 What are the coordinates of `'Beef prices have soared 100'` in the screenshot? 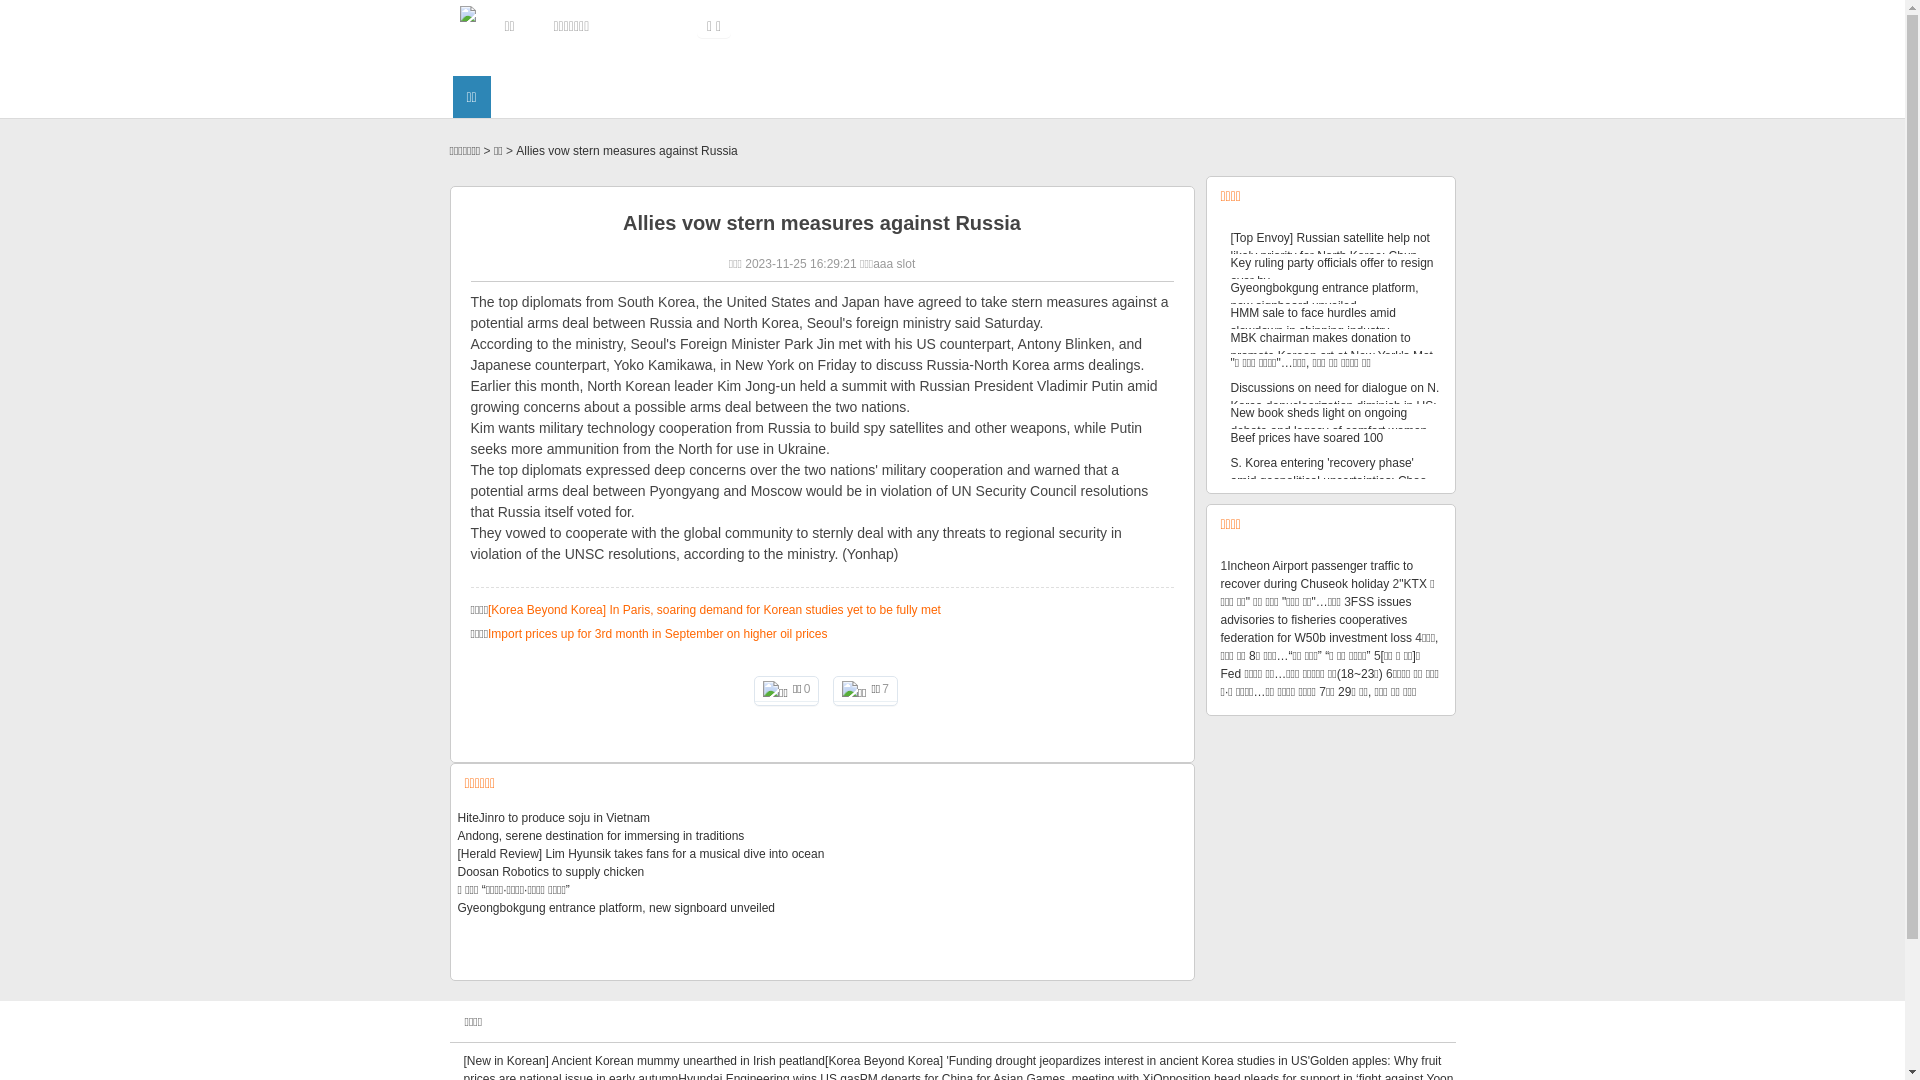 It's located at (1306, 437).